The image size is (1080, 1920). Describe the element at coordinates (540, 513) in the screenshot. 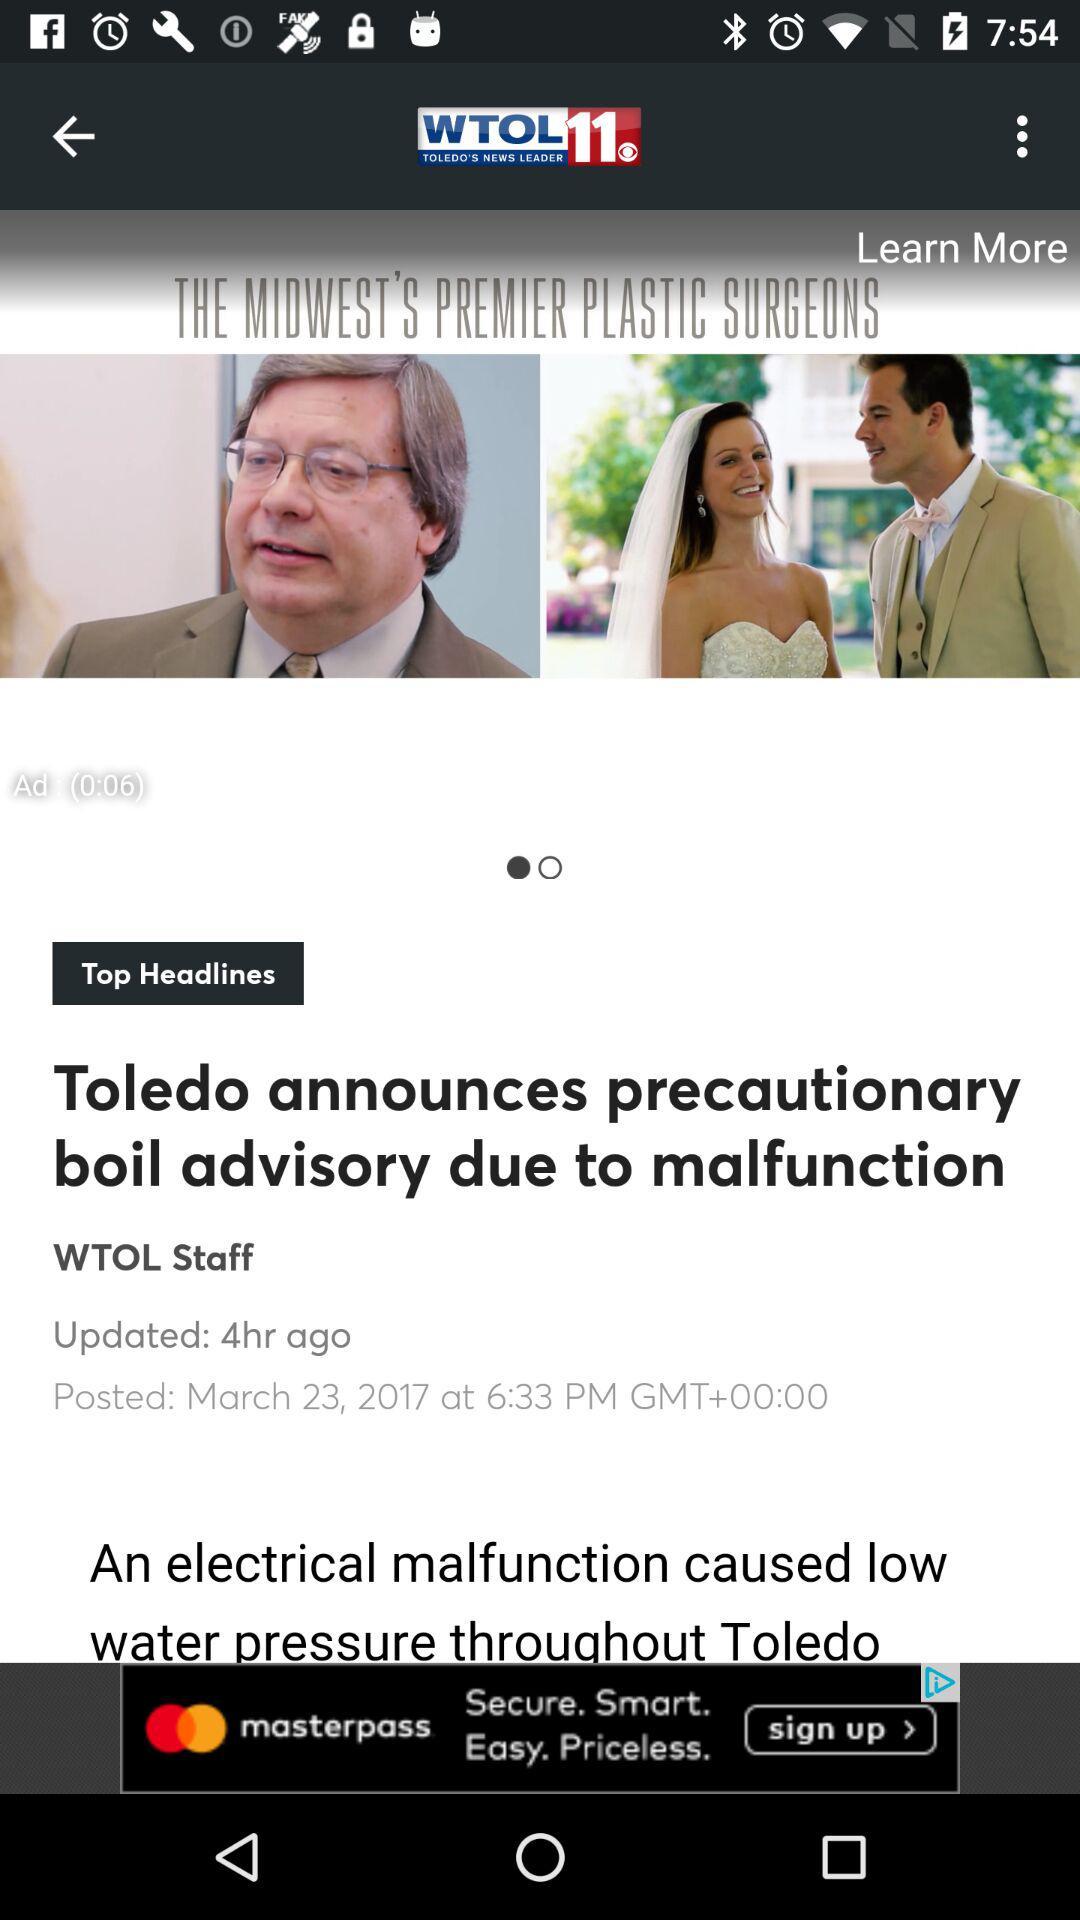

I see `open advertisement` at that location.